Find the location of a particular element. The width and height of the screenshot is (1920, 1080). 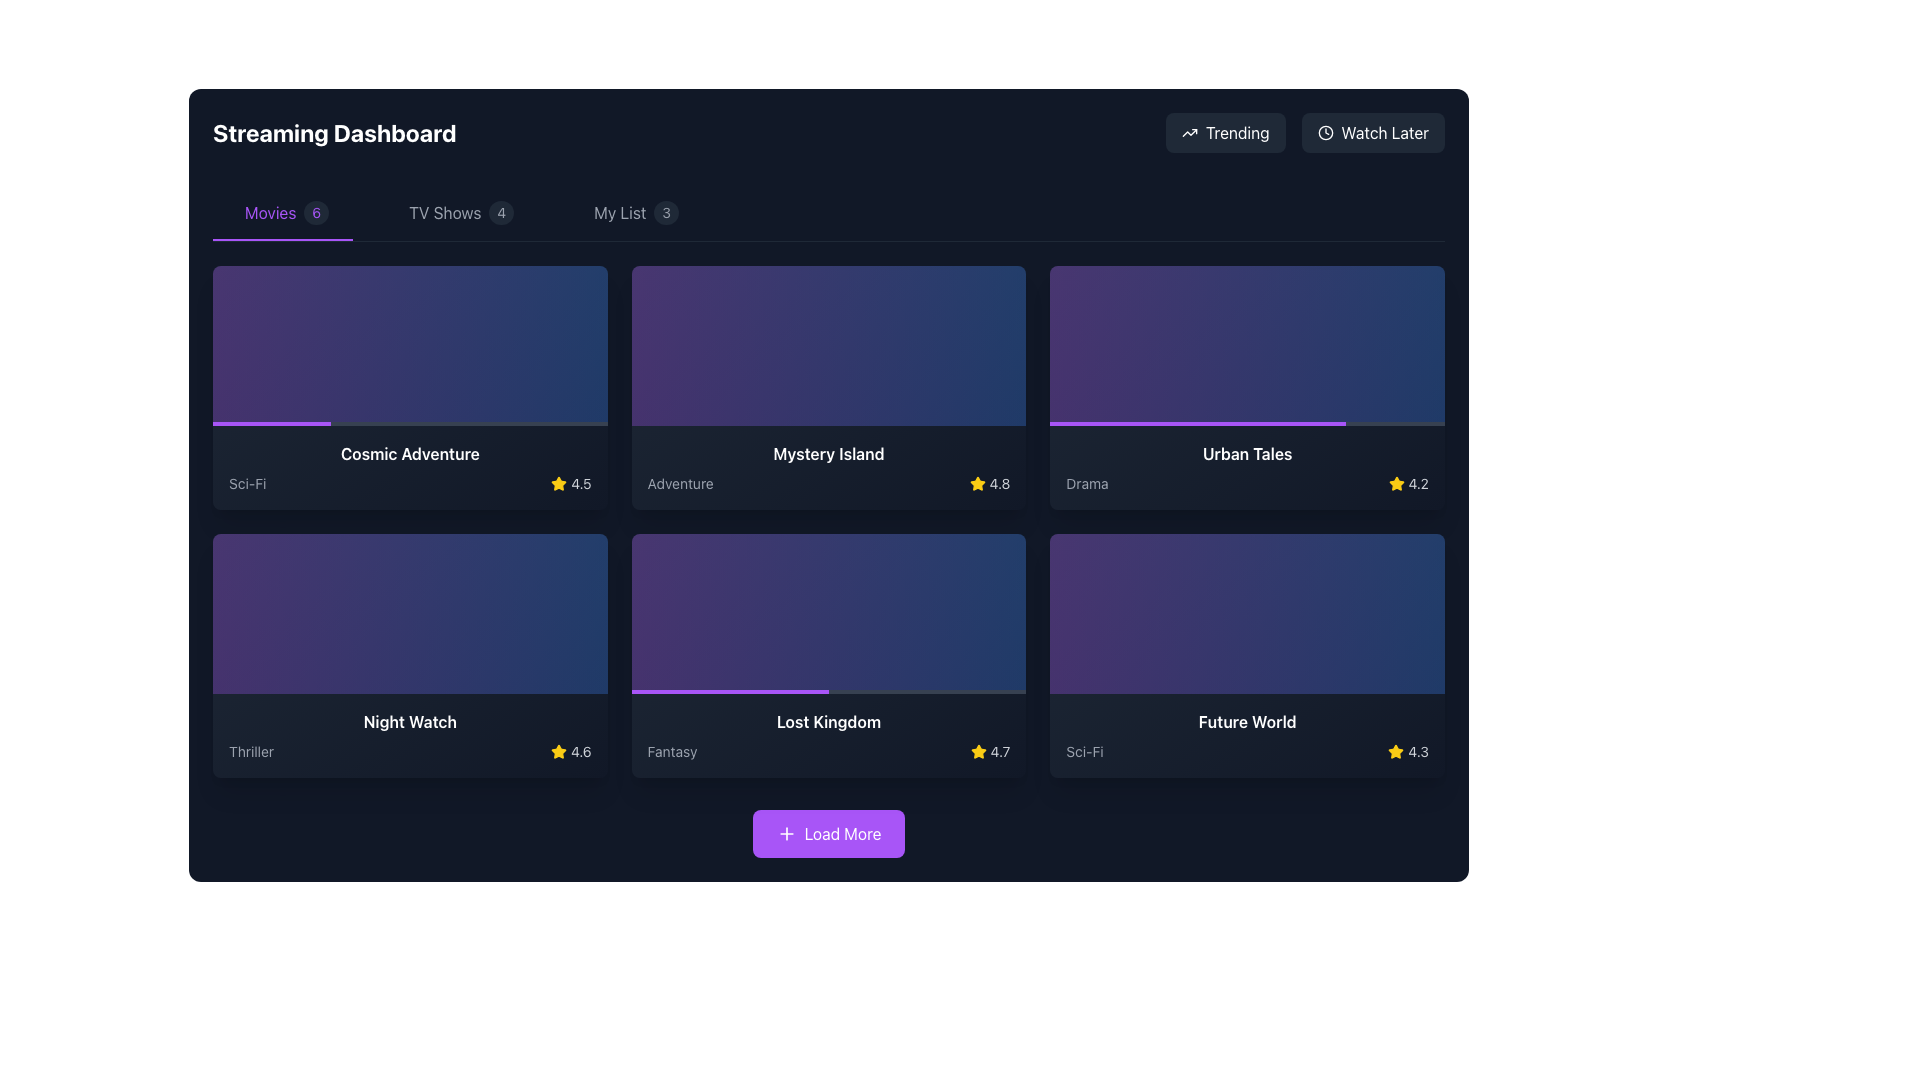

the text label titled 'Urban Tales' which is displayed in white bold text on a dark background, located in the top-right section of the 'Drama' component is located at coordinates (1246, 454).